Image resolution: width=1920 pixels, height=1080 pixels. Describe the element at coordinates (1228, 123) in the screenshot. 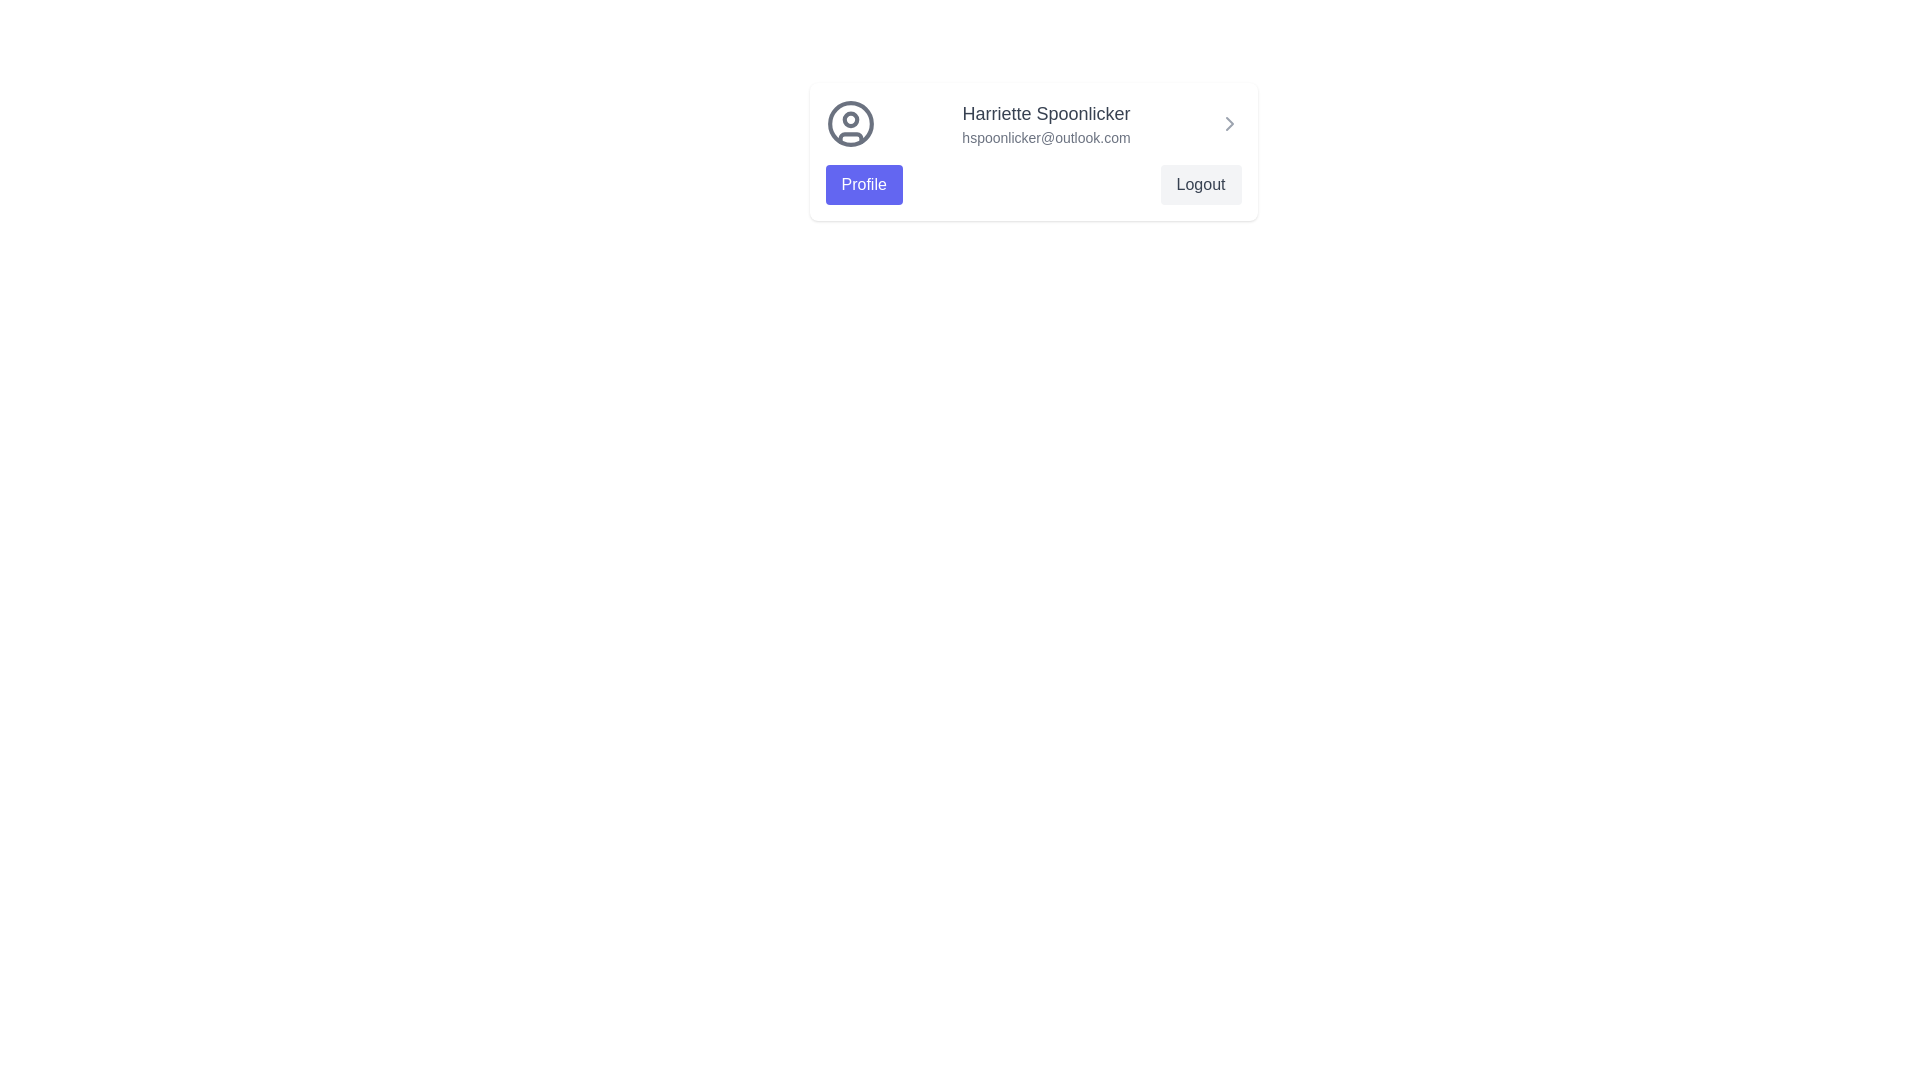

I see `the rightward-facing chevron icon used for navigation located to the right of 'Harriette Spoonlicker' and its email address` at that location.